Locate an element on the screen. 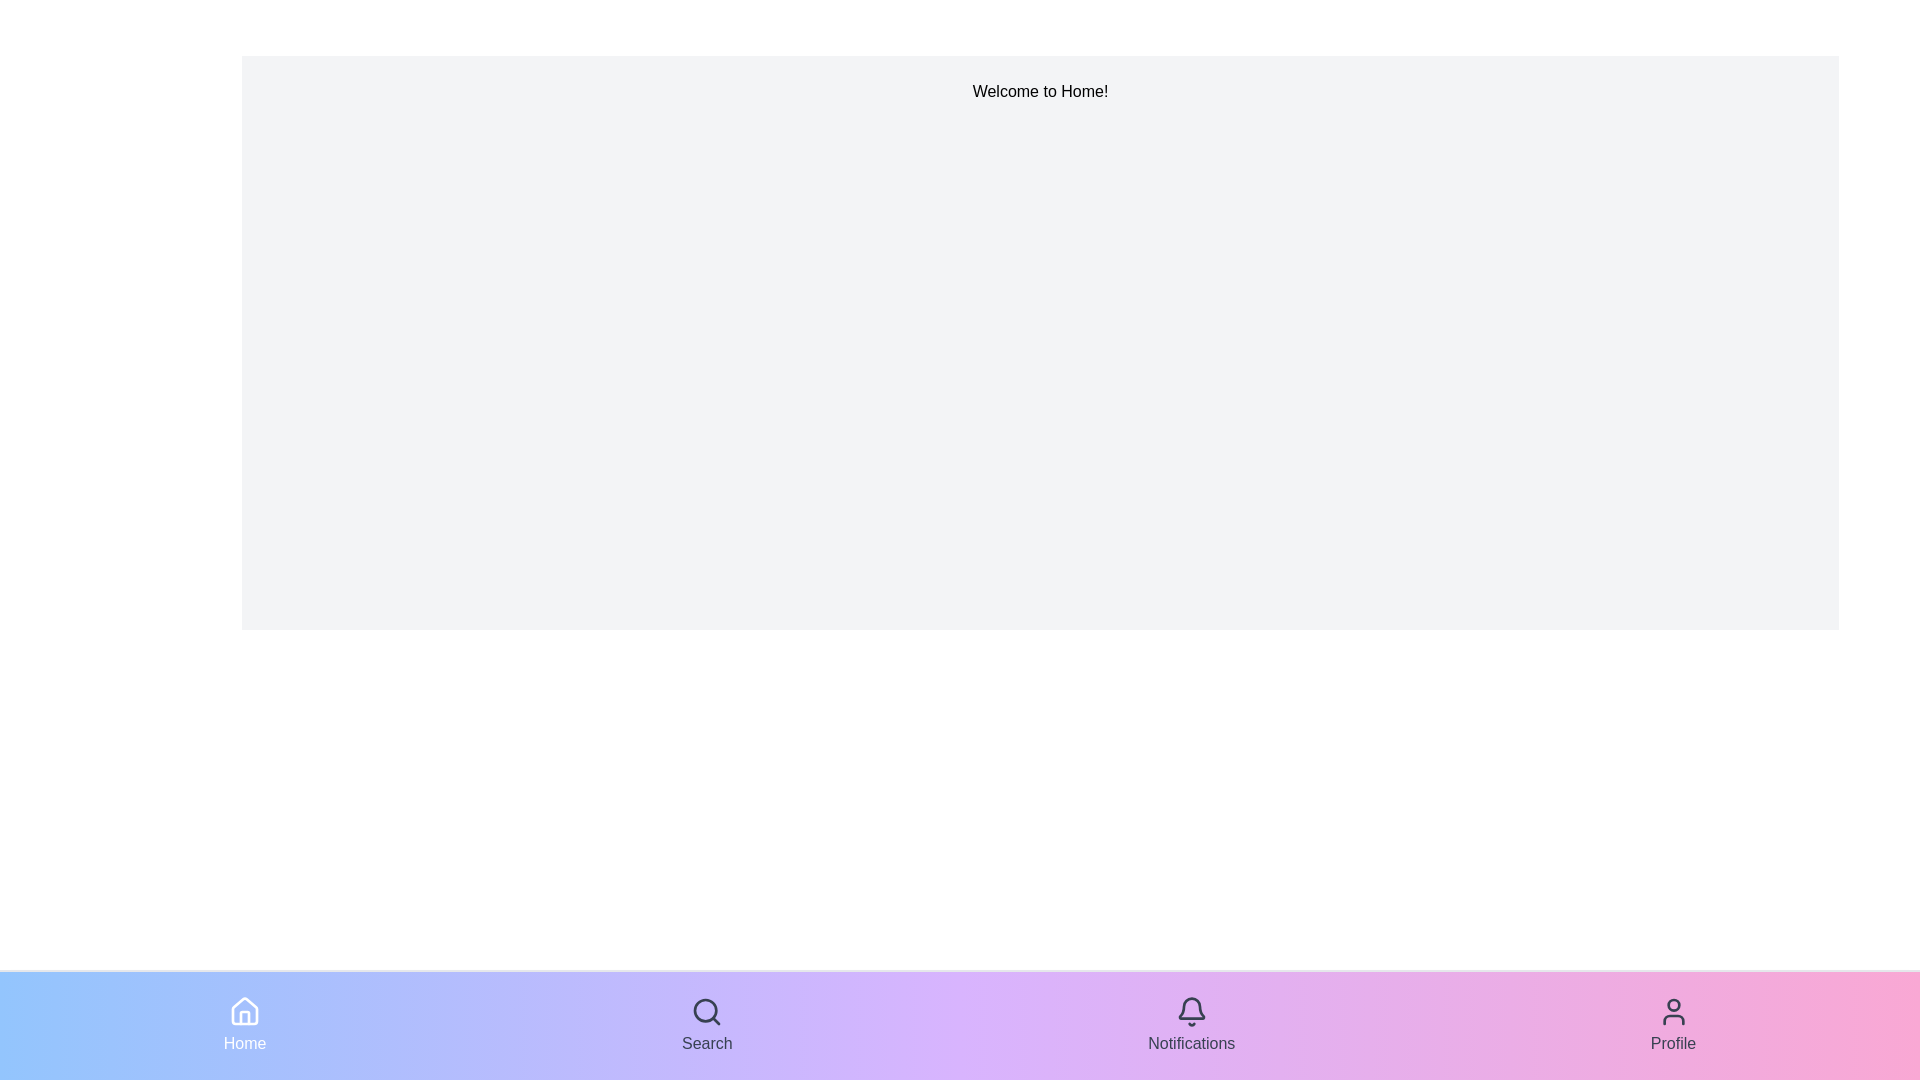 The image size is (1920, 1080). text label indicating the purpose of the associated user icon button located at the bottom right corner of the interface, under the user icon is located at coordinates (1673, 1043).